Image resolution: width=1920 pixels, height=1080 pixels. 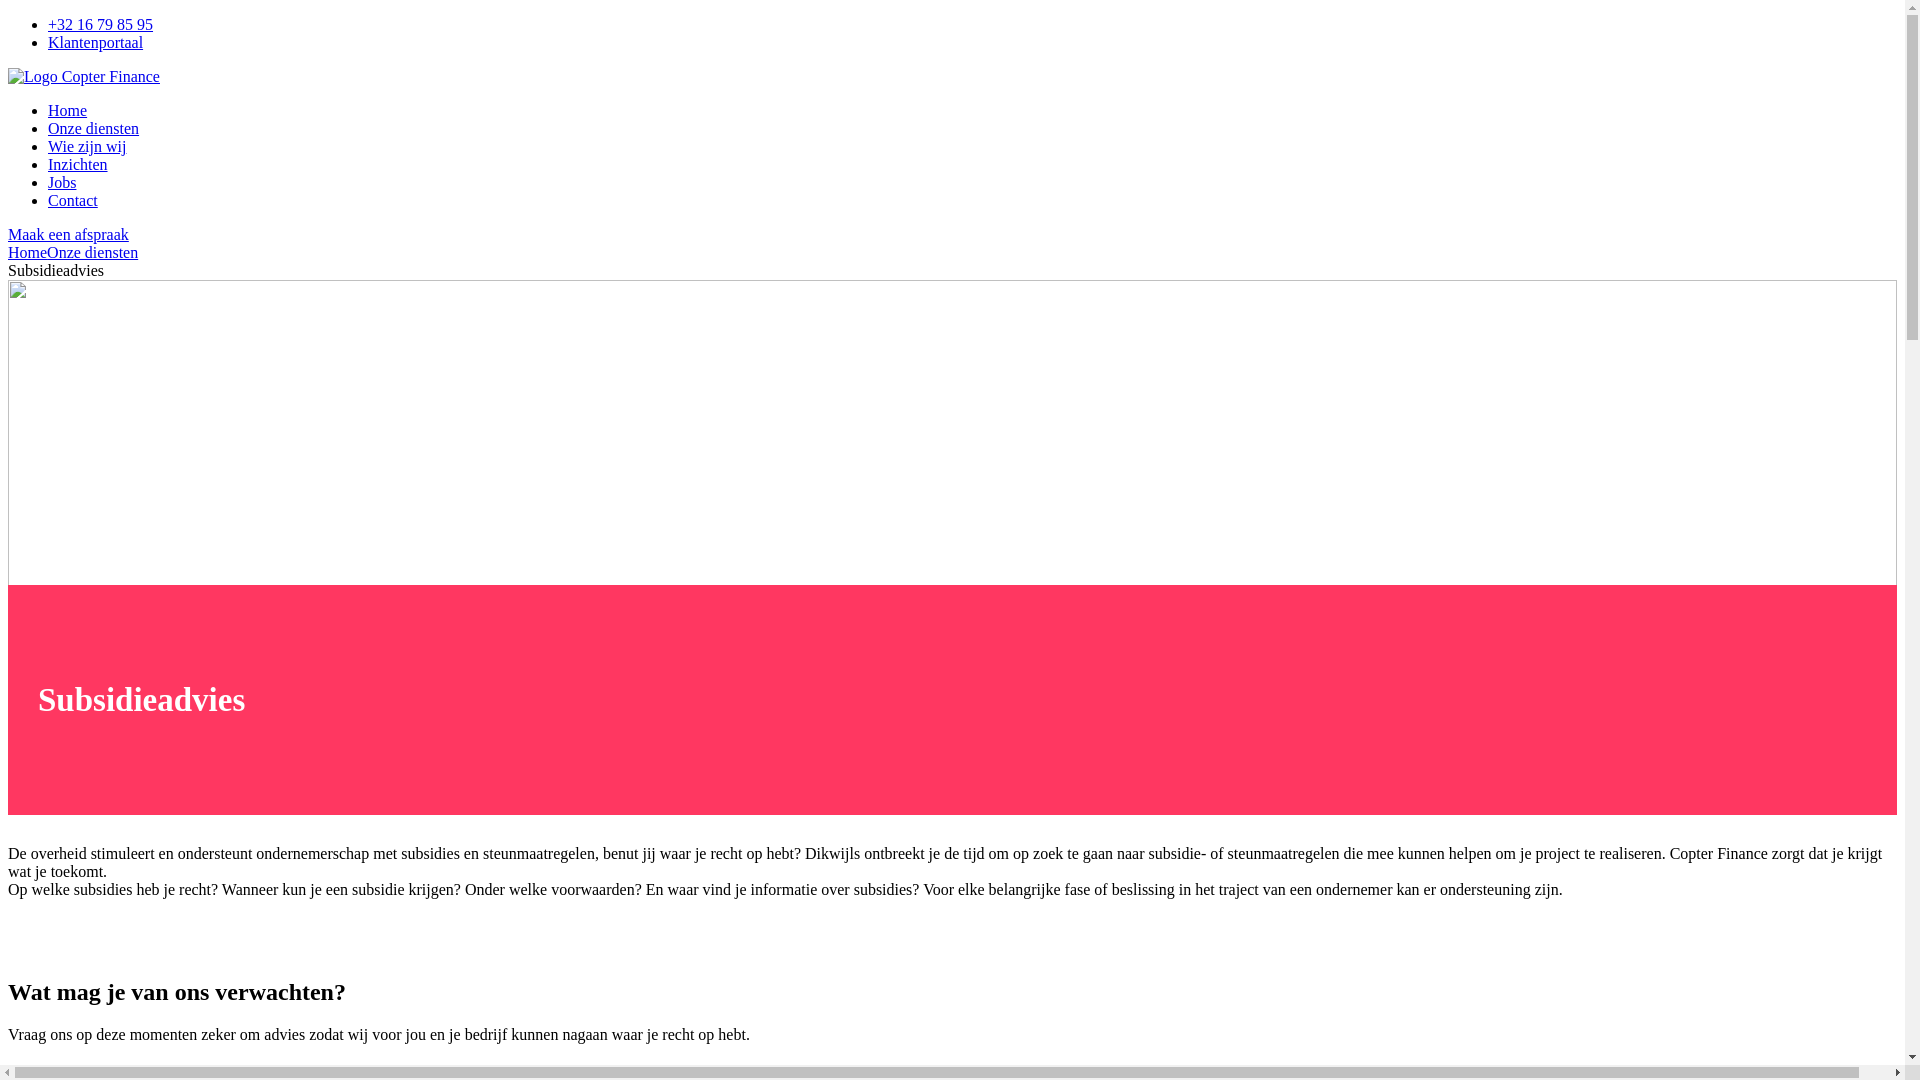 What do you see at coordinates (94, 42) in the screenshot?
I see `'Klantenportaal'` at bounding box center [94, 42].